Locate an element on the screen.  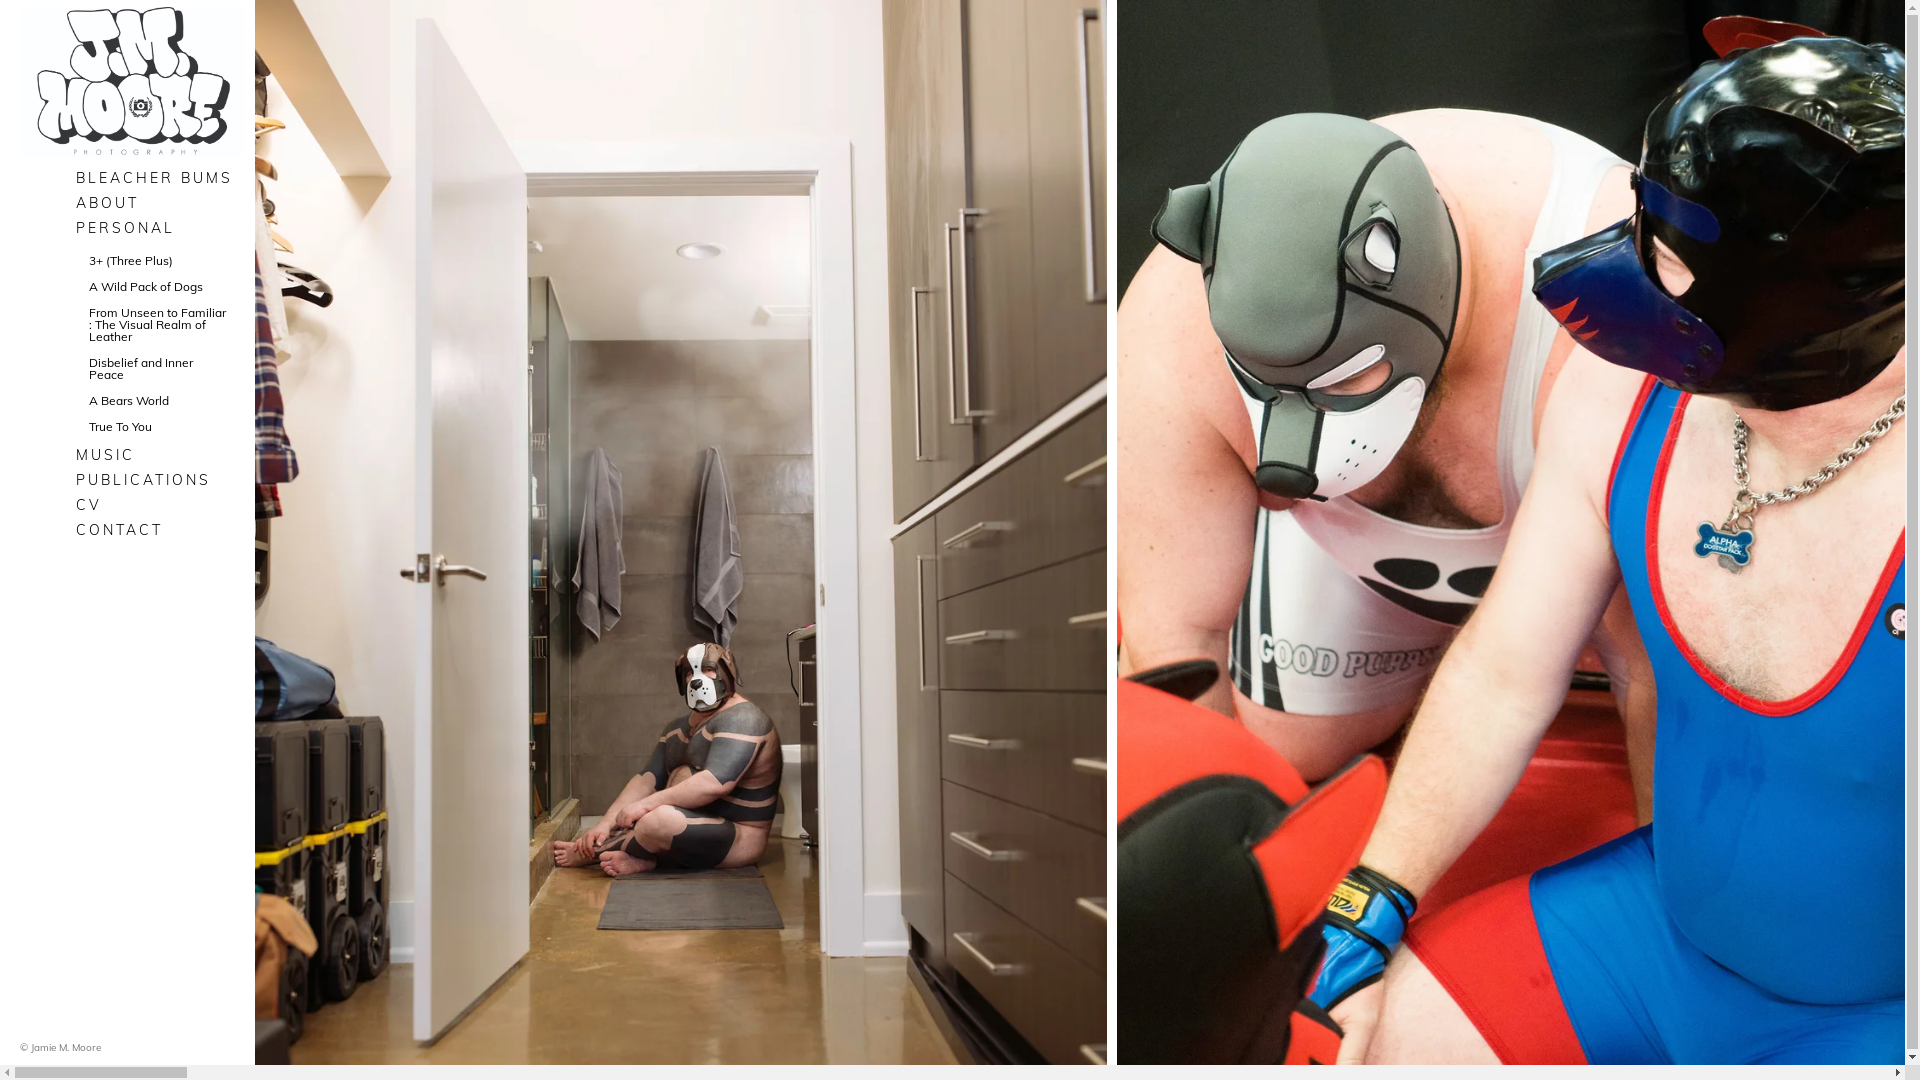
'PUBLICATIONS' is located at coordinates (156, 479).